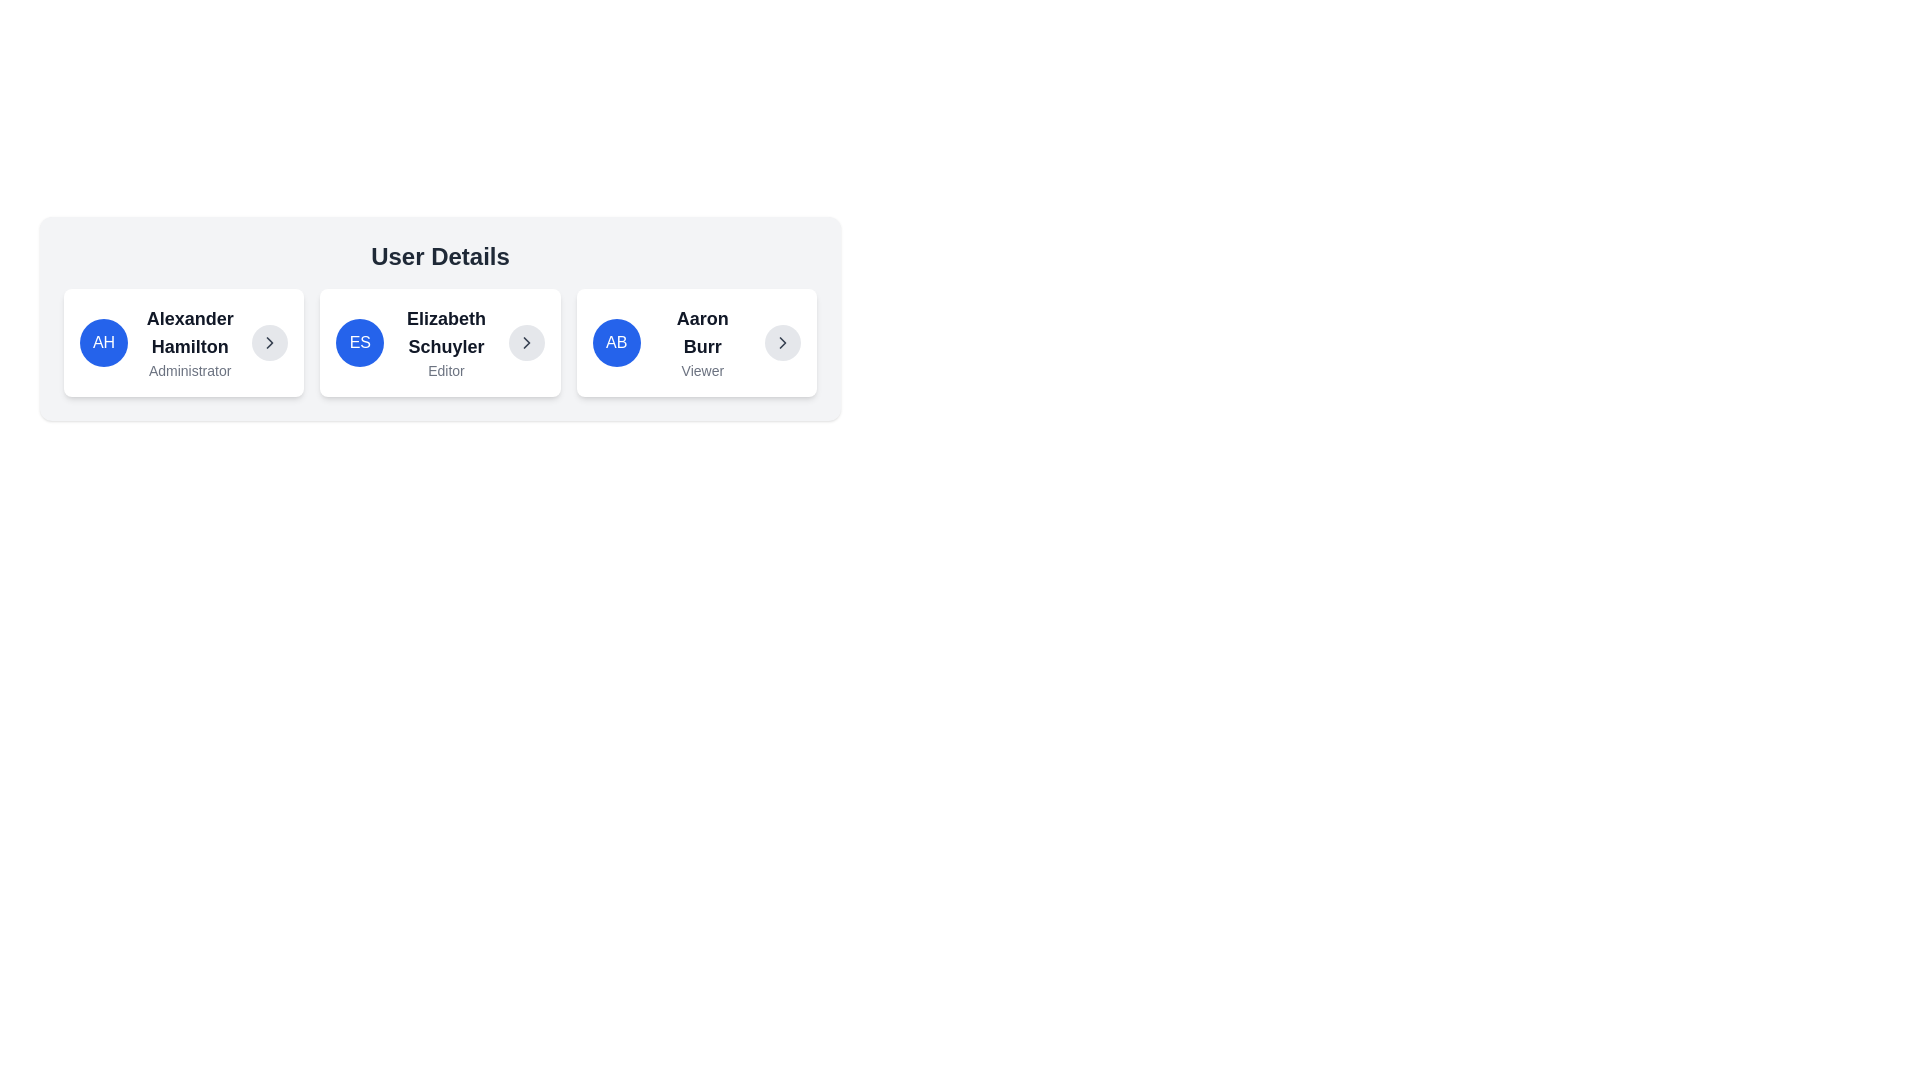  I want to click on the navigation button located in the top-right corner of the user card for 'Aaron Burr', so click(781, 342).